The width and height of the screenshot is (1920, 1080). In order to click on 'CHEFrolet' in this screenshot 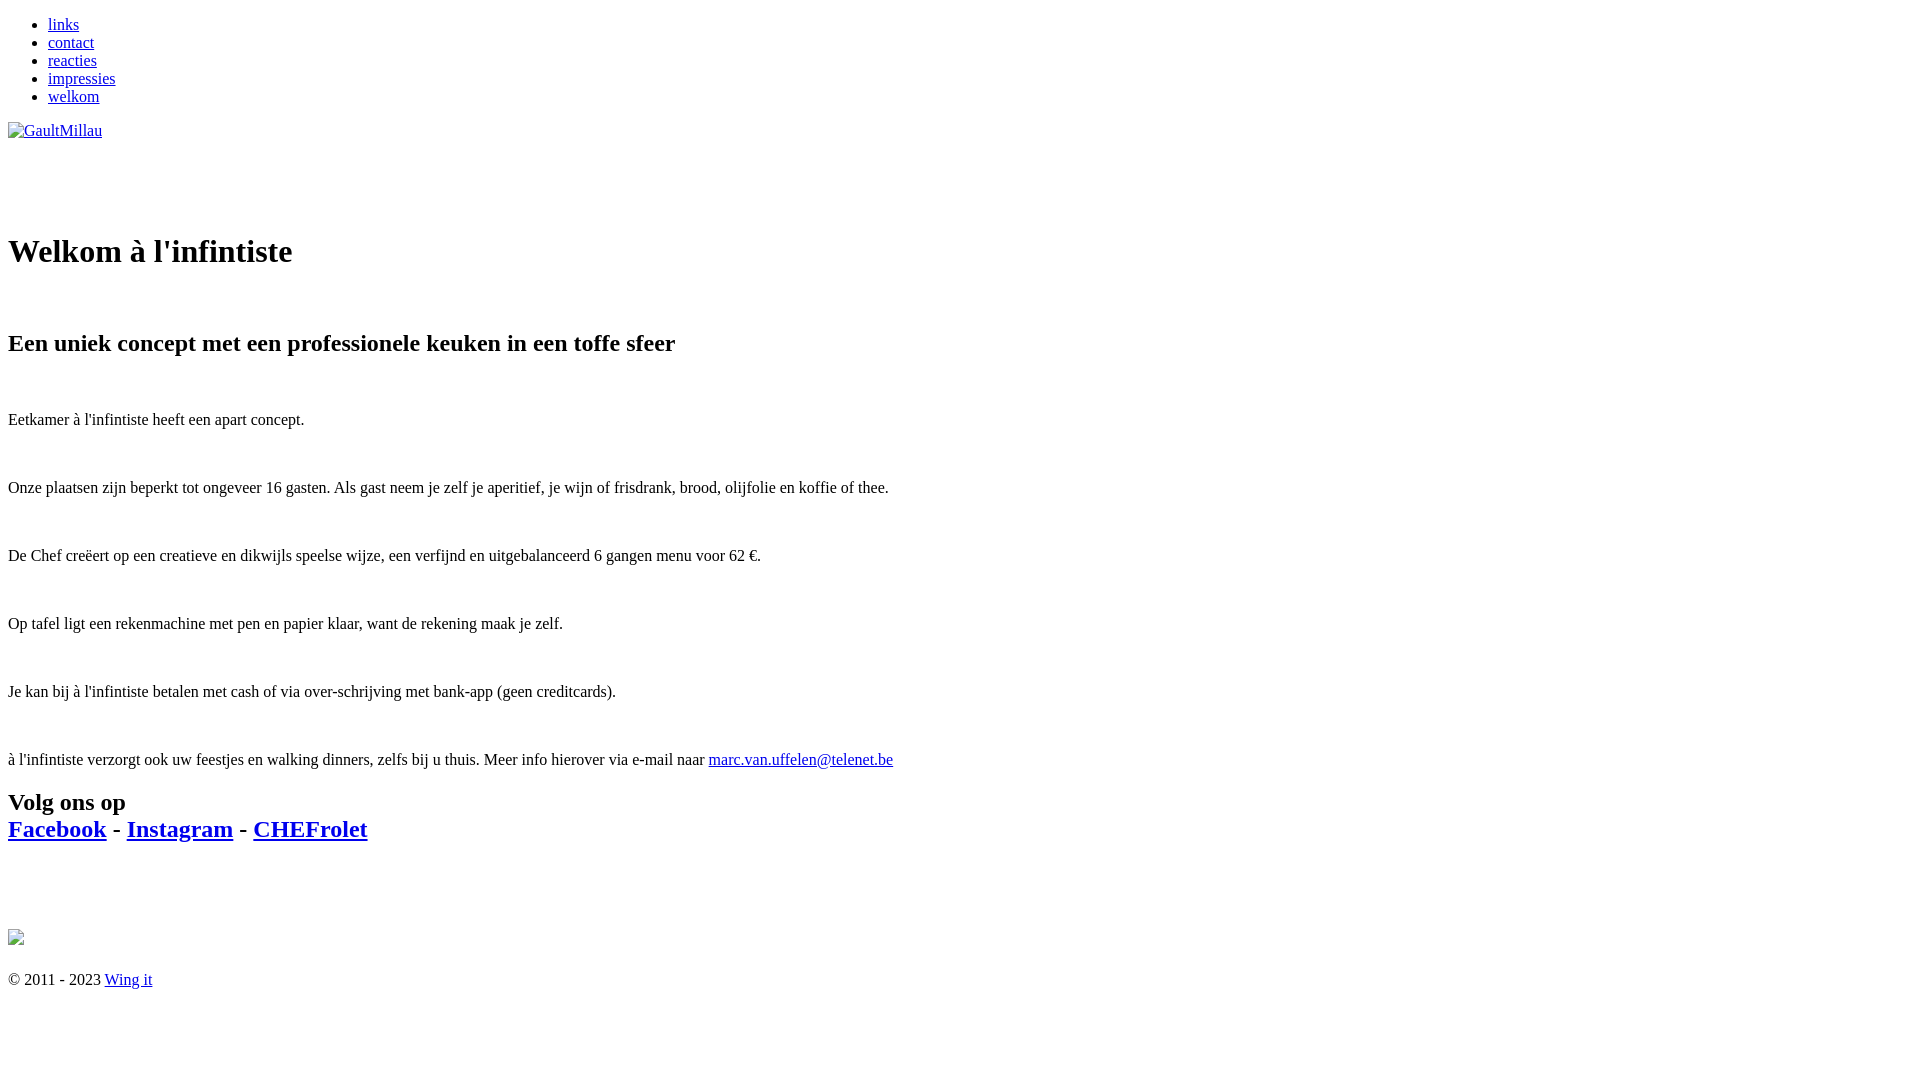, I will do `click(309, 829)`.